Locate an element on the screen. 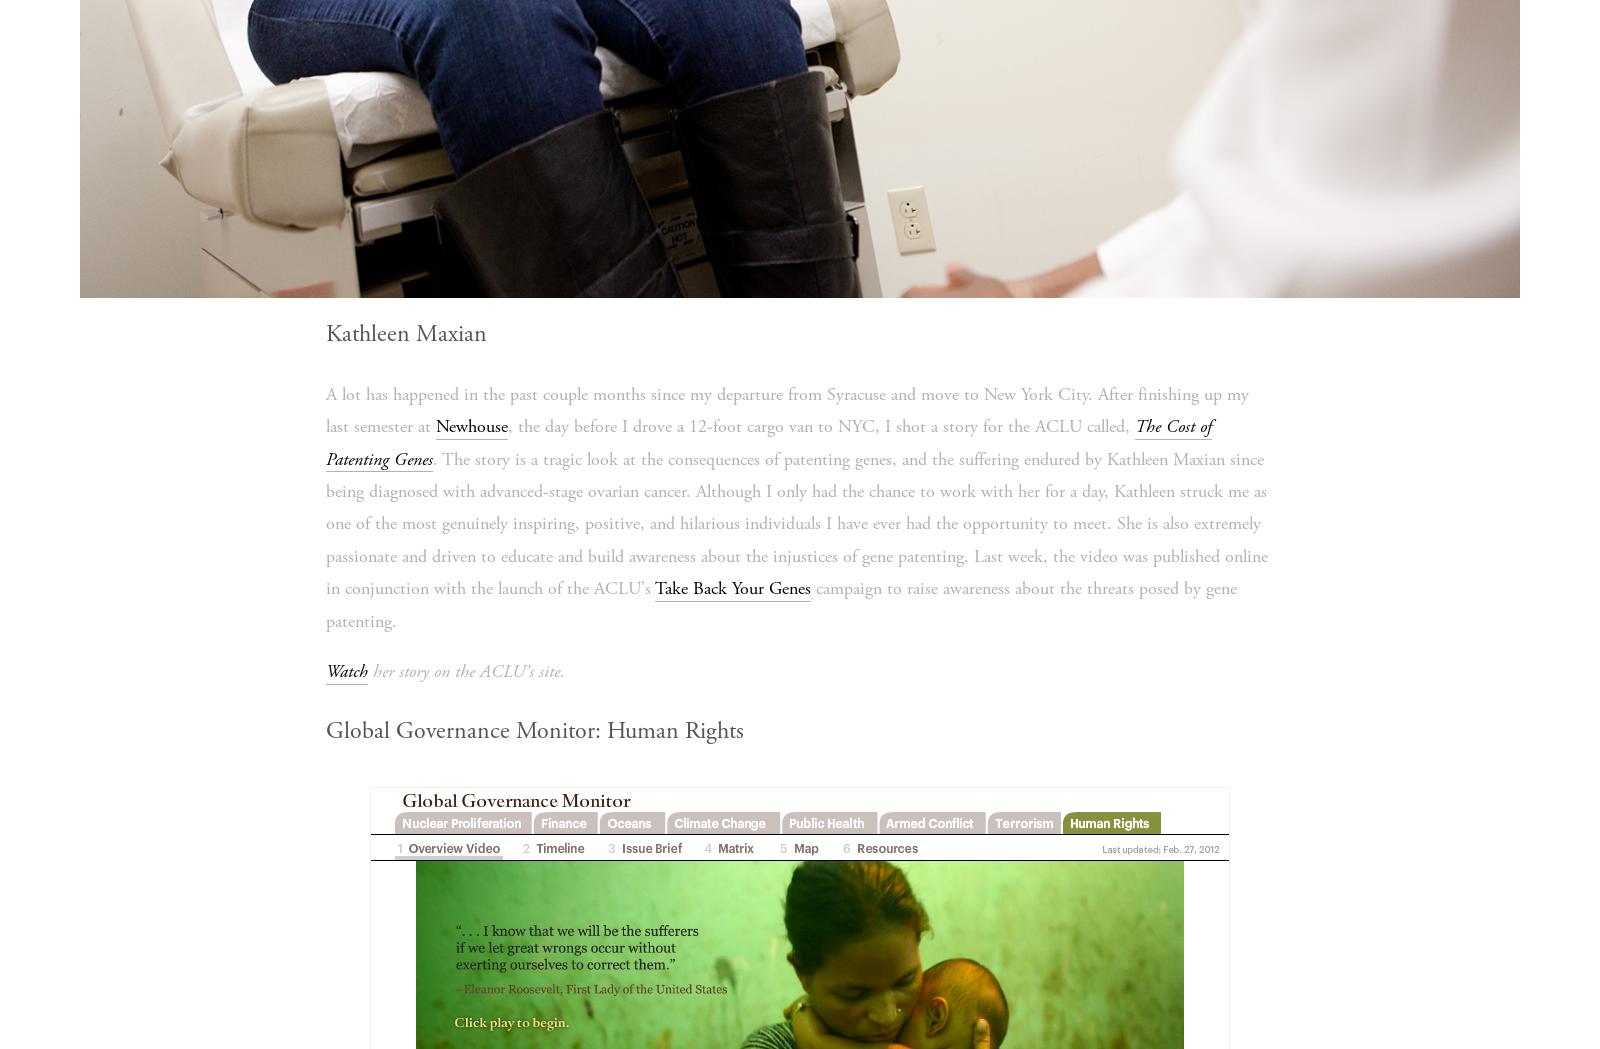 The height and width of the screenshot is (1049, 1600). ', the day before I drove a 12-foot cargo van to NYC, I shot a story for the ACLU called,' is located at coordinates (506, 425).